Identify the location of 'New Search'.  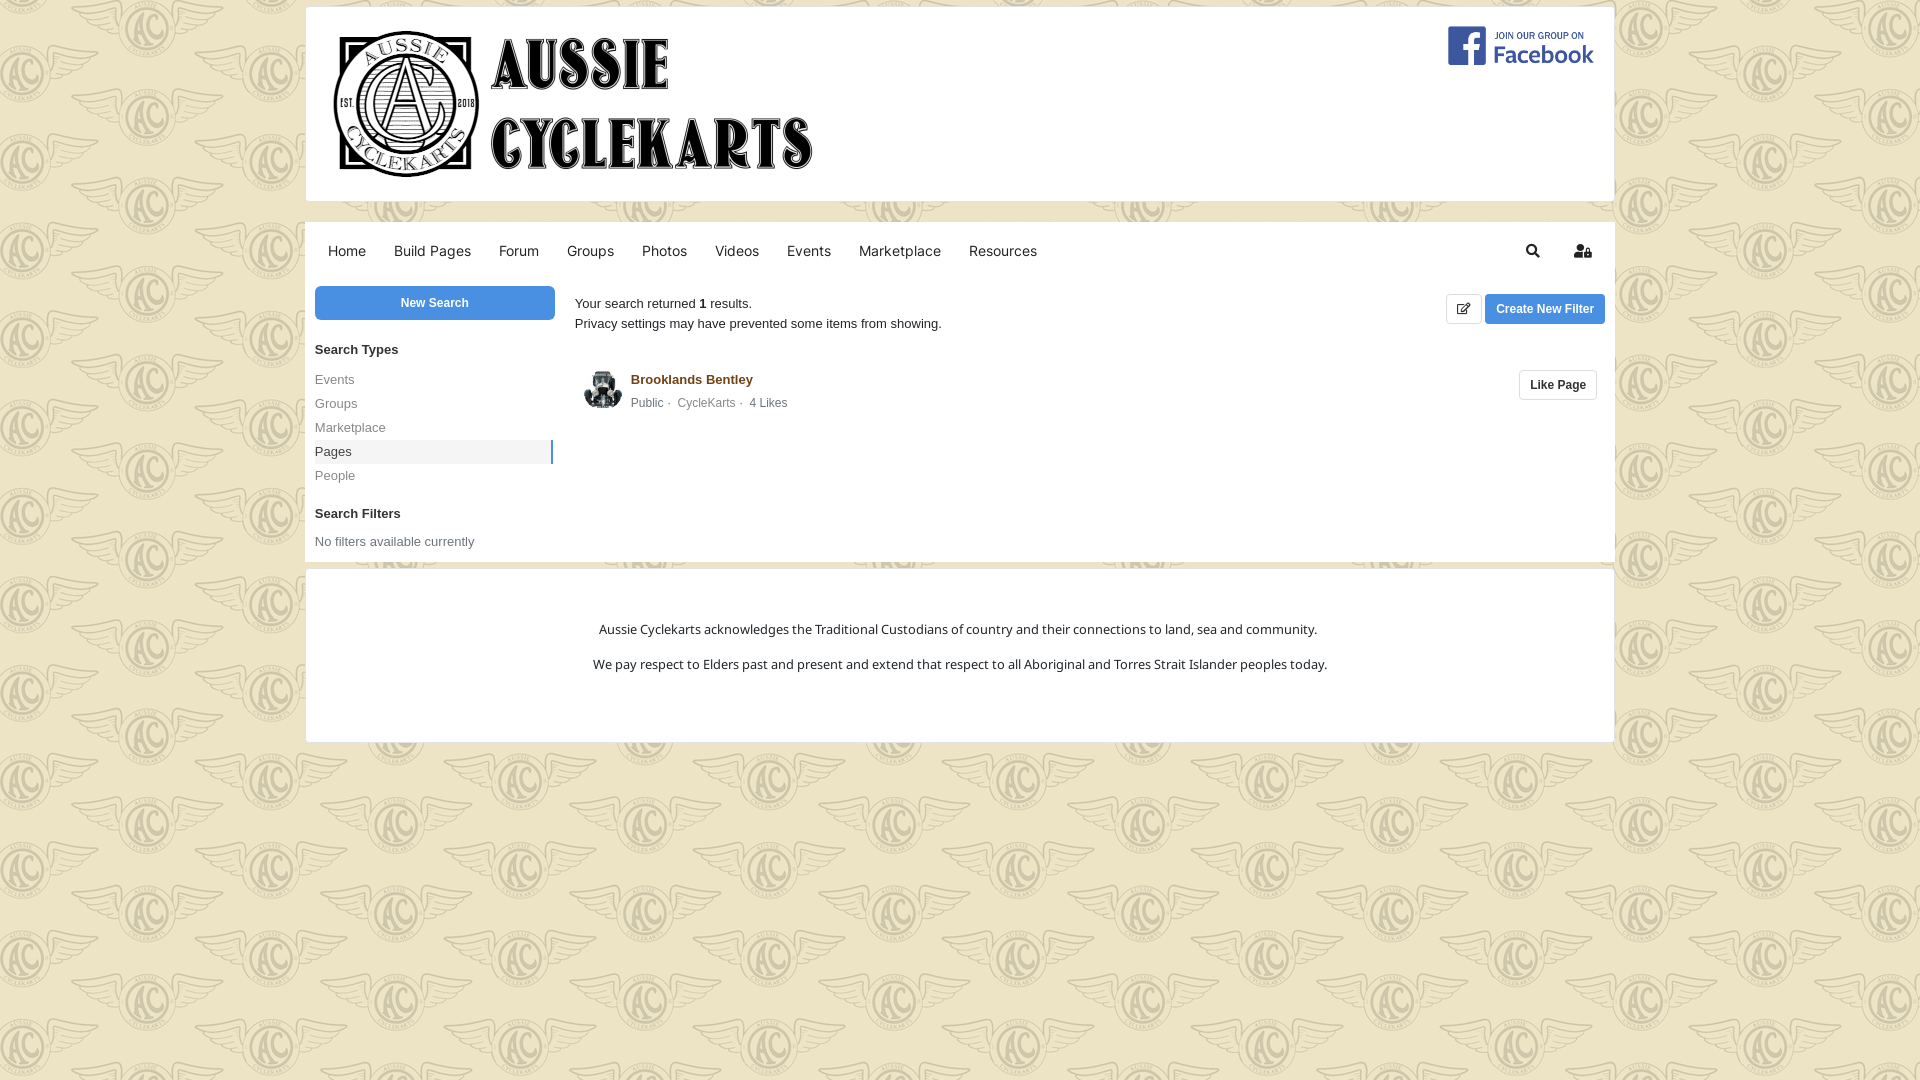
(434, 303).